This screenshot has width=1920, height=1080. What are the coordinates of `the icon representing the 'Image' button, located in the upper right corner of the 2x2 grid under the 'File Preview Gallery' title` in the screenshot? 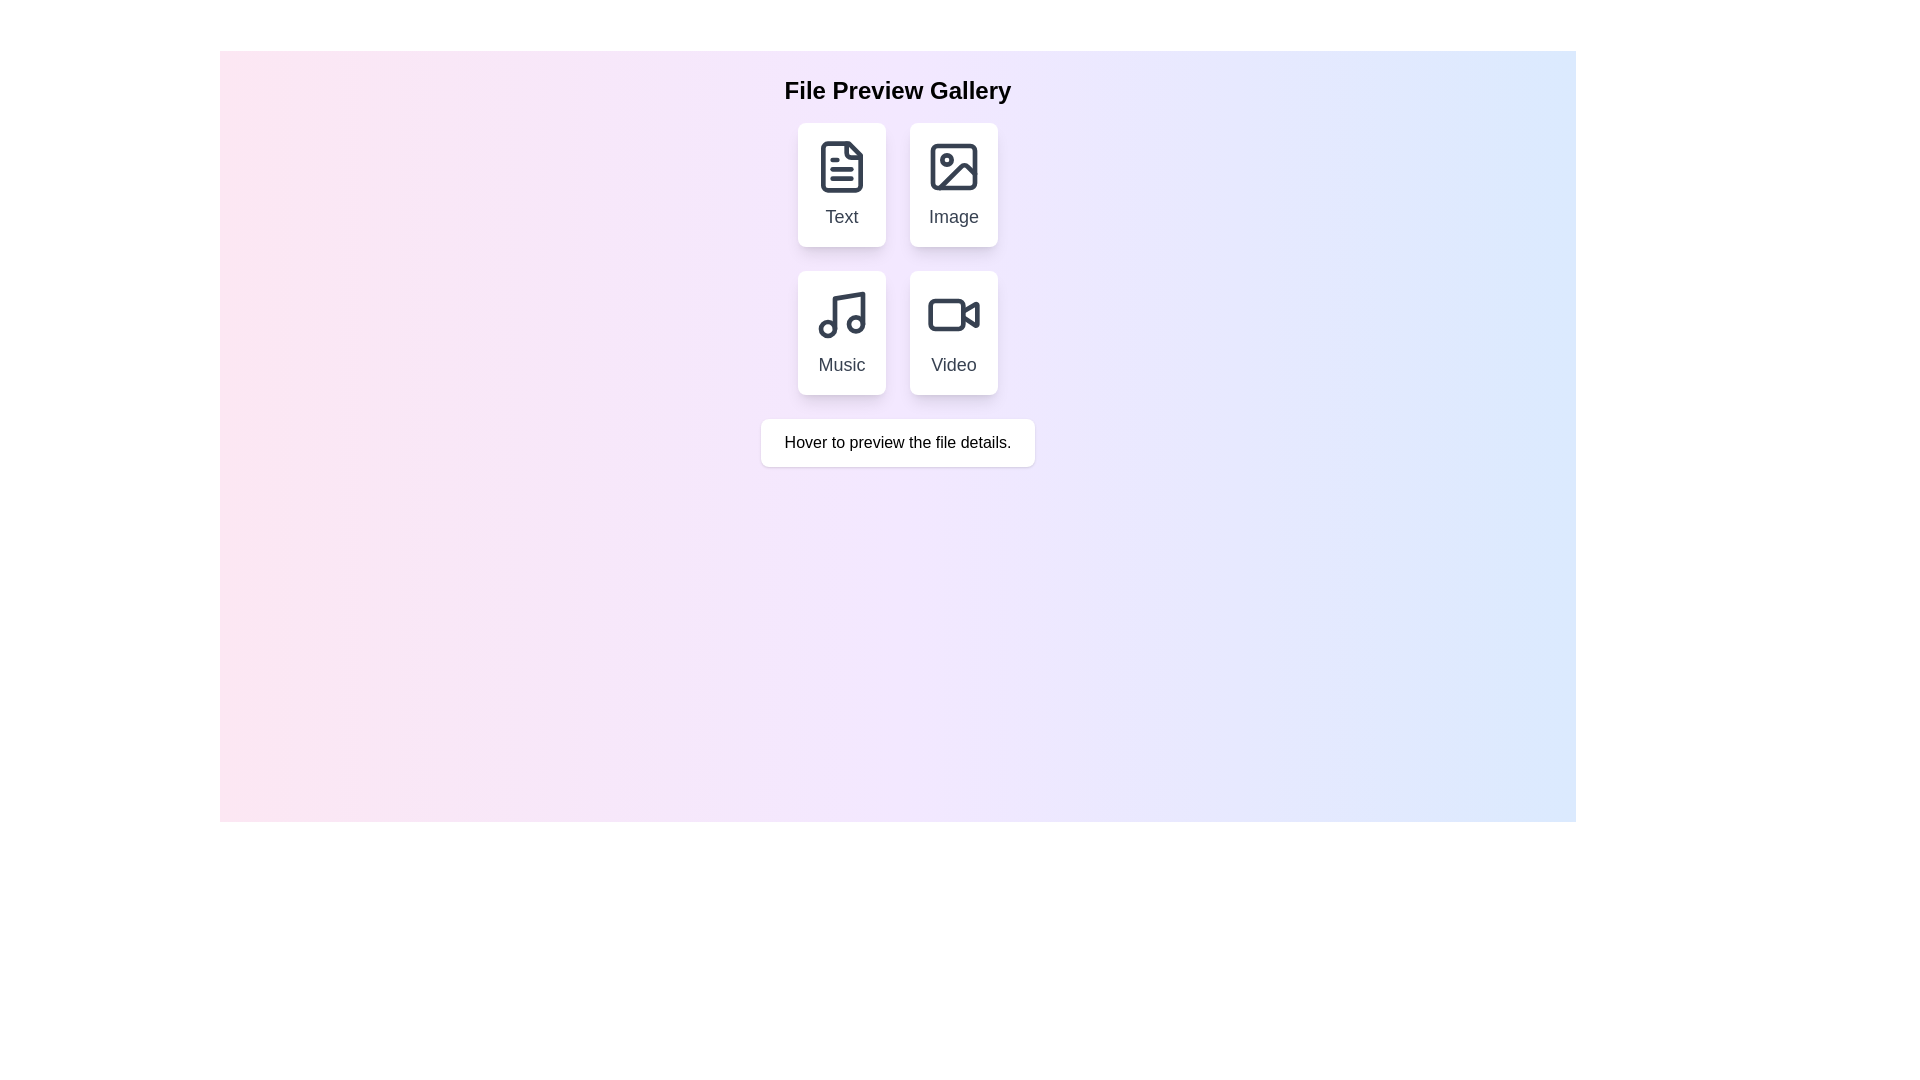 It's located at (956, 175).